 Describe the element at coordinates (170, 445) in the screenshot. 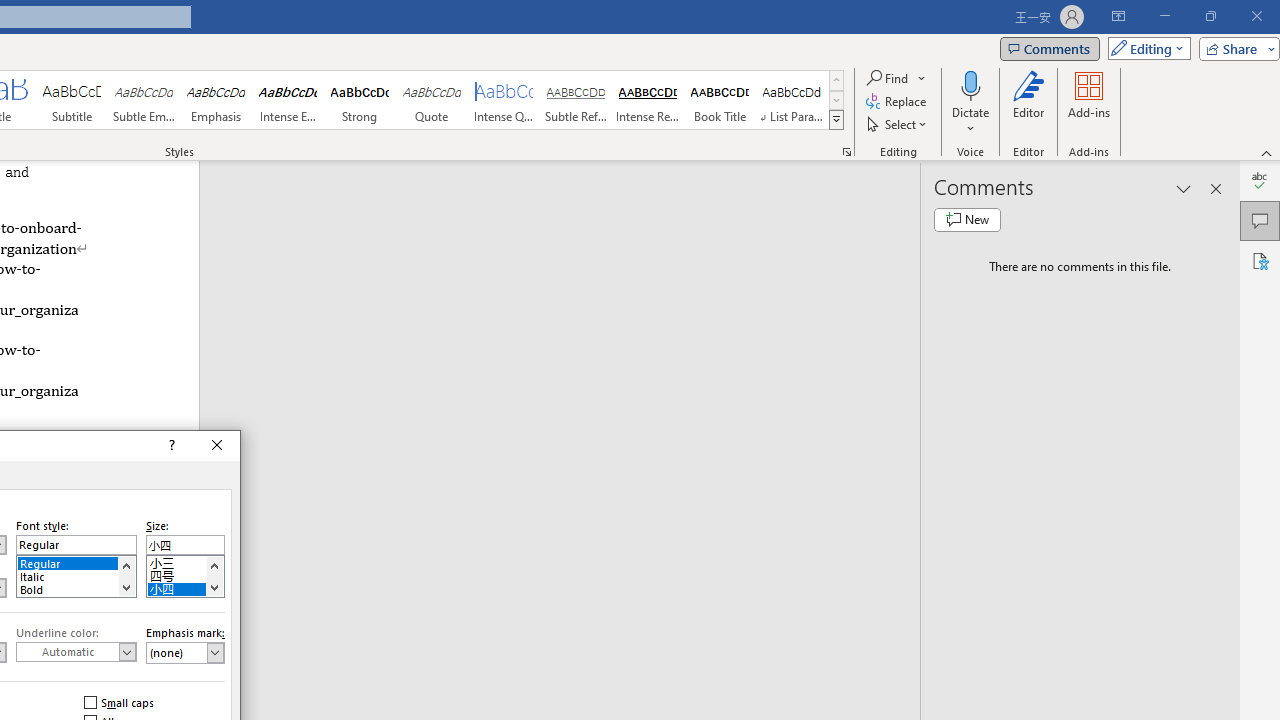

I see `'Context help'` at that location.